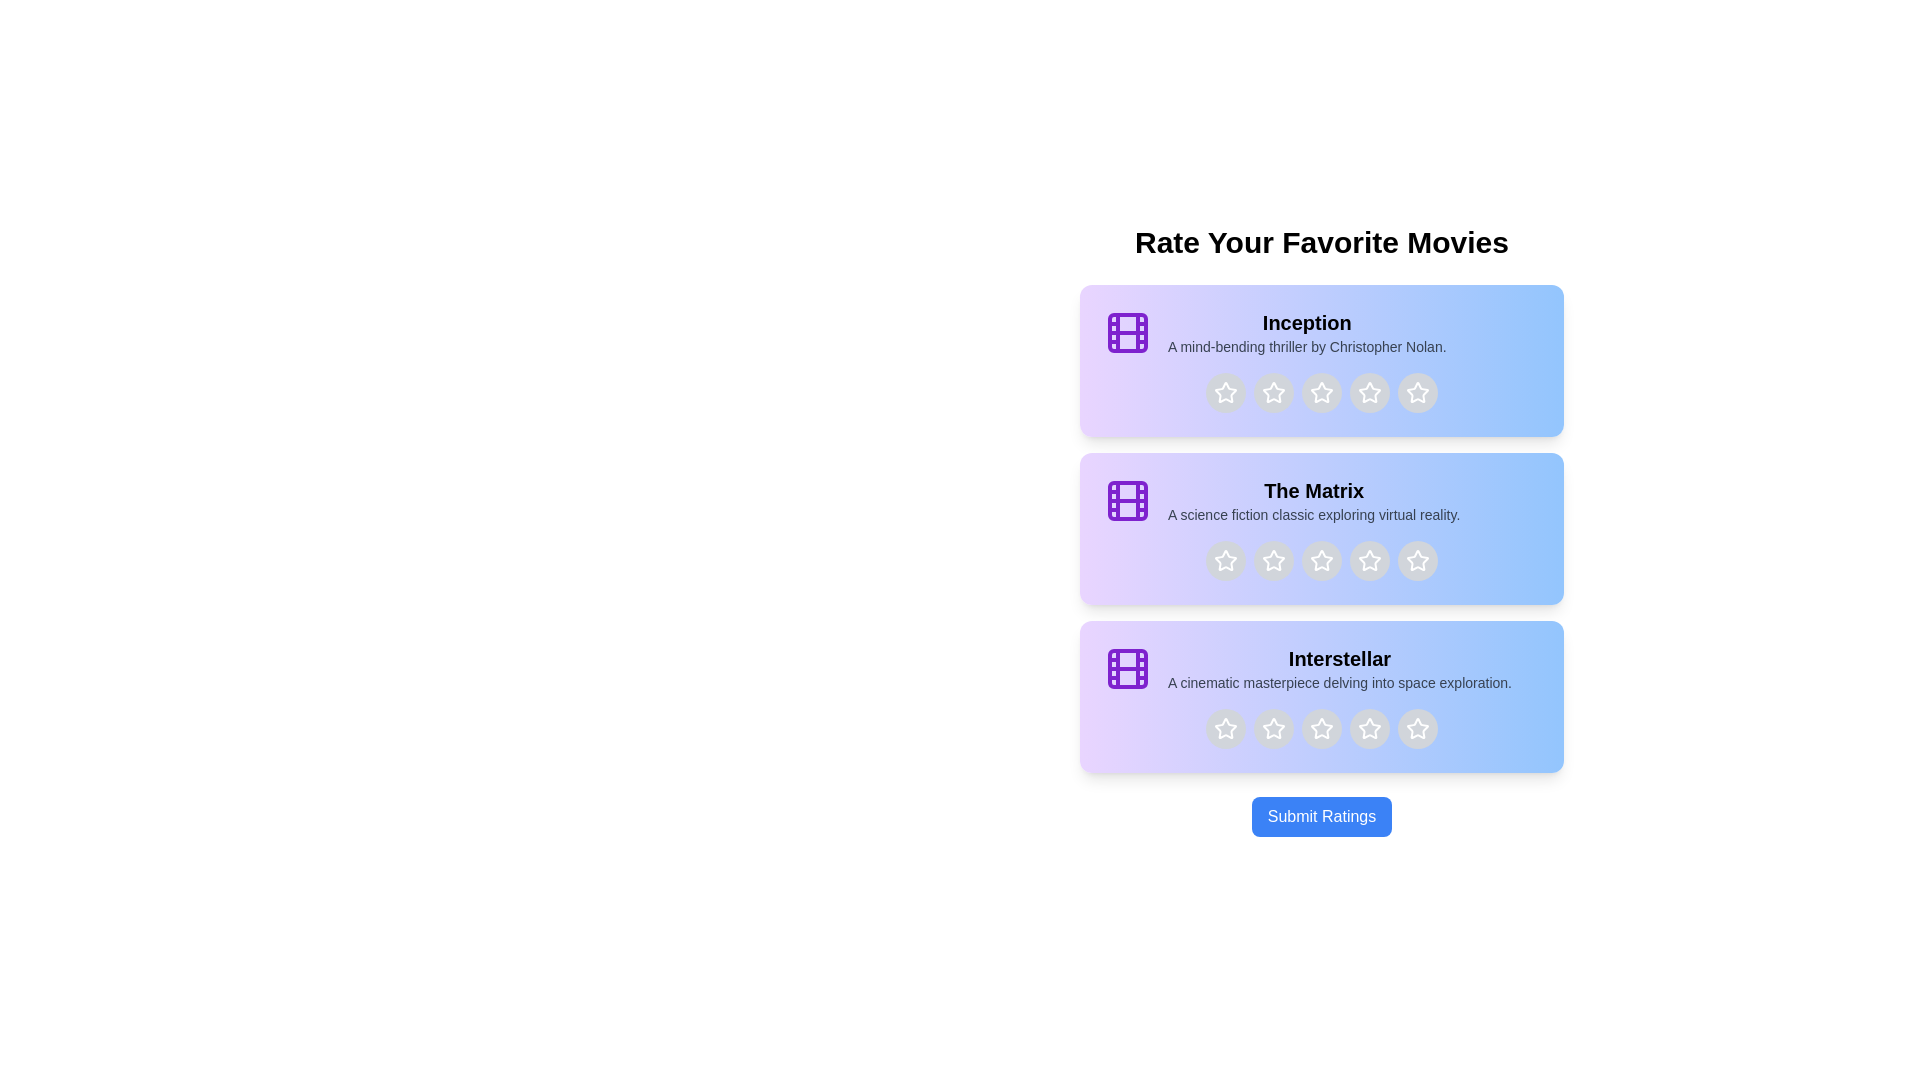 The image size is (1920, 1080). Describe the element at coordinates (1321, 817) in the screenshot. I see `the 'Submit Ratings' button` at that location.